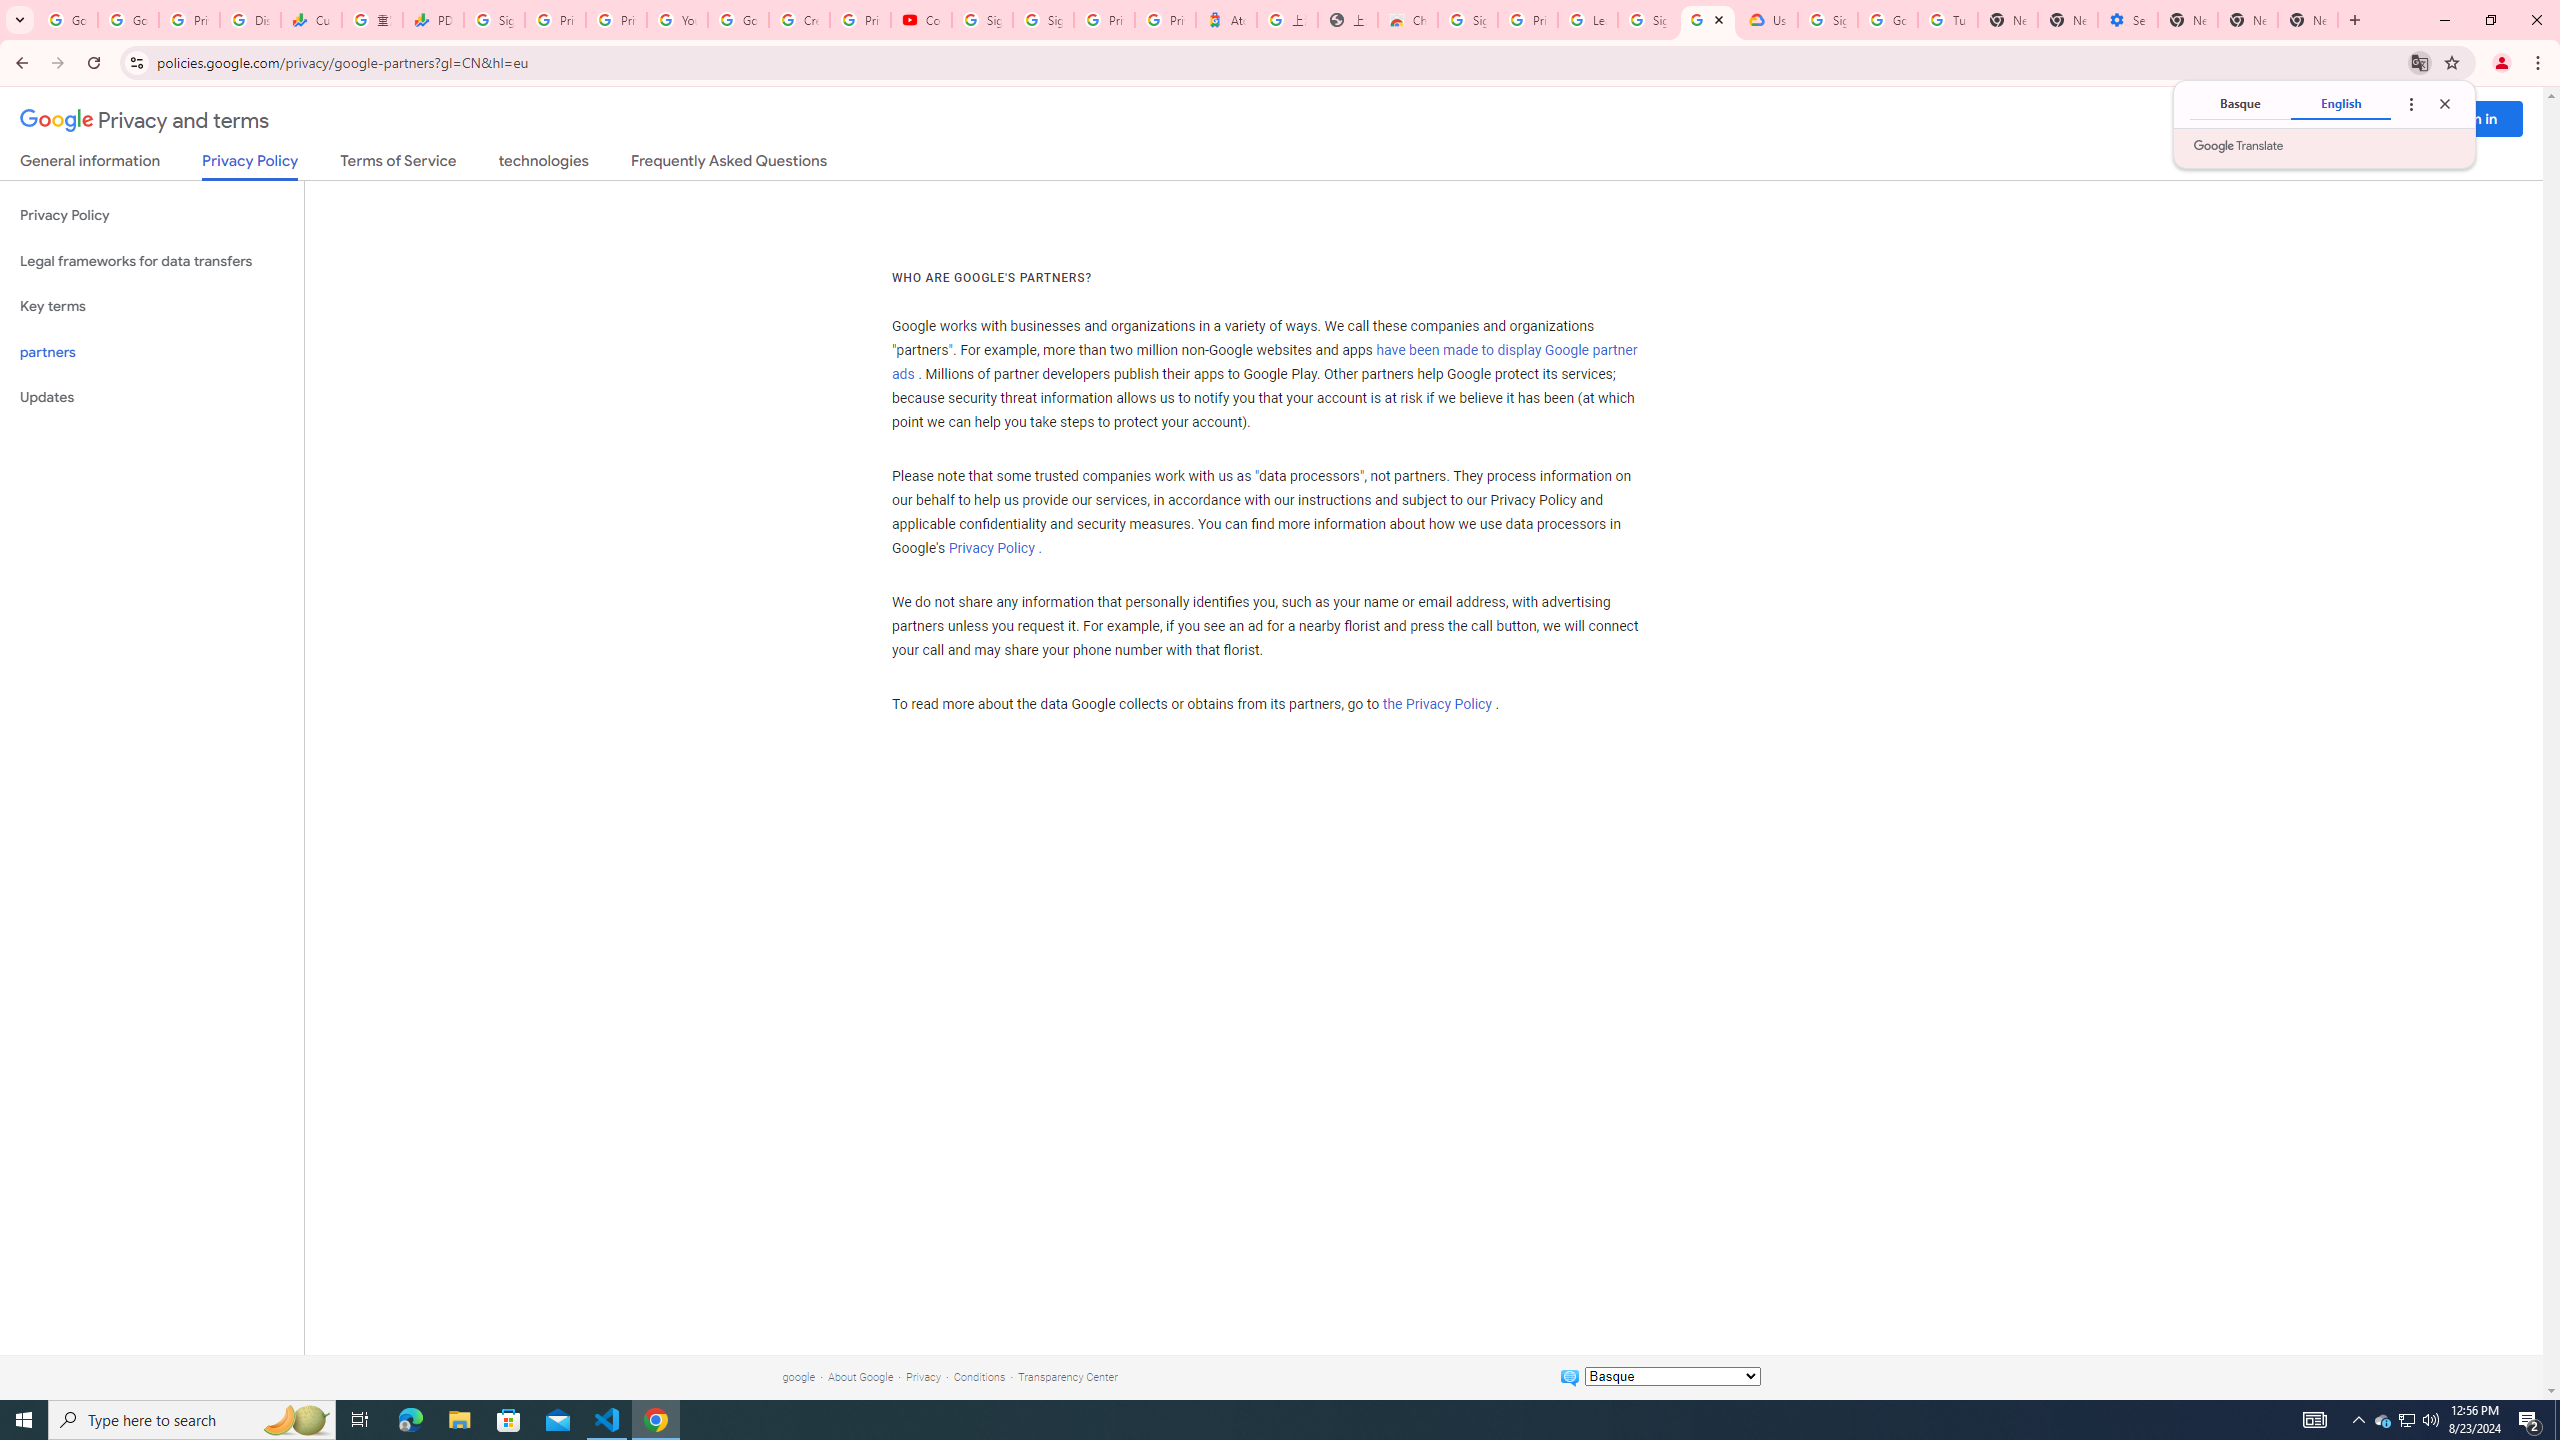  I want to click on 'Google Account Help', so click(737, 19).